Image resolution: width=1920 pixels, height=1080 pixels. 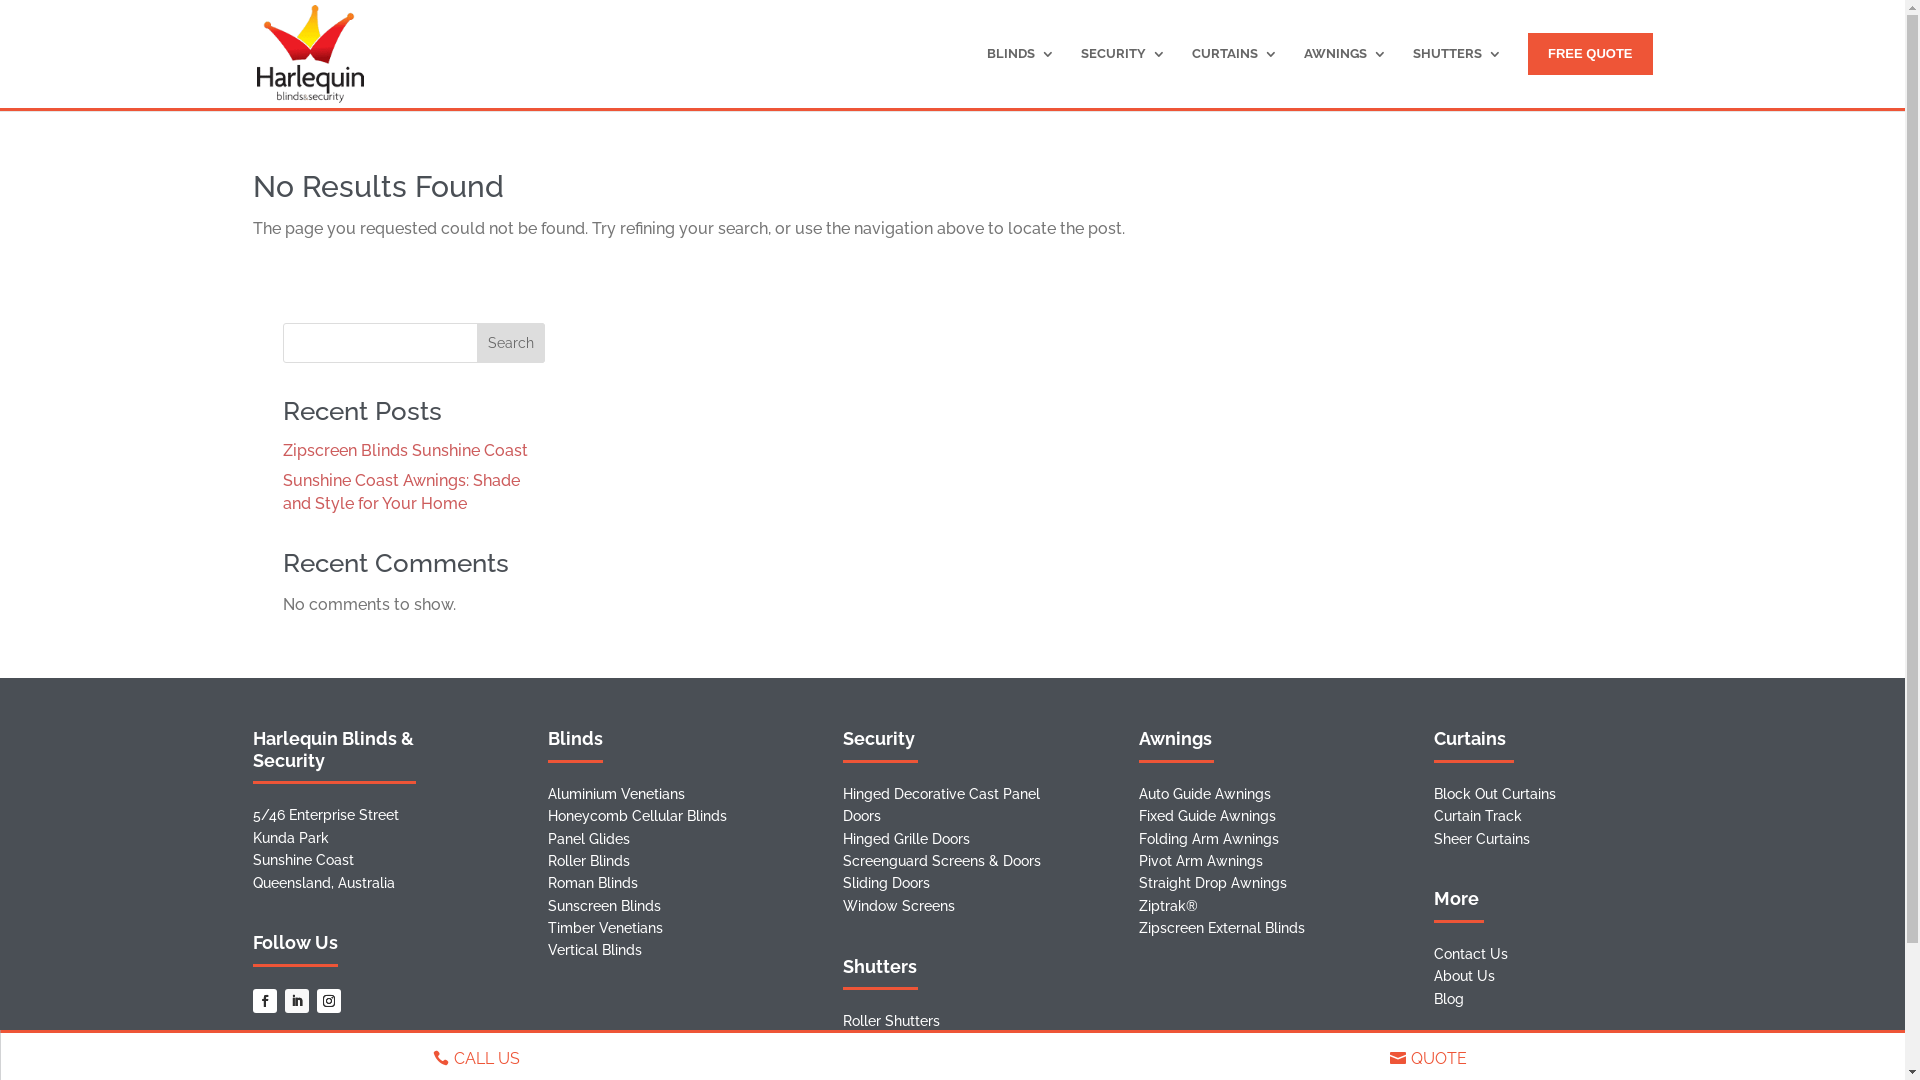 What do you see at coordinates (603, 906) in the screenshot?
I see `'Sunscreen Blinds'` at bounding box center [603, 906].